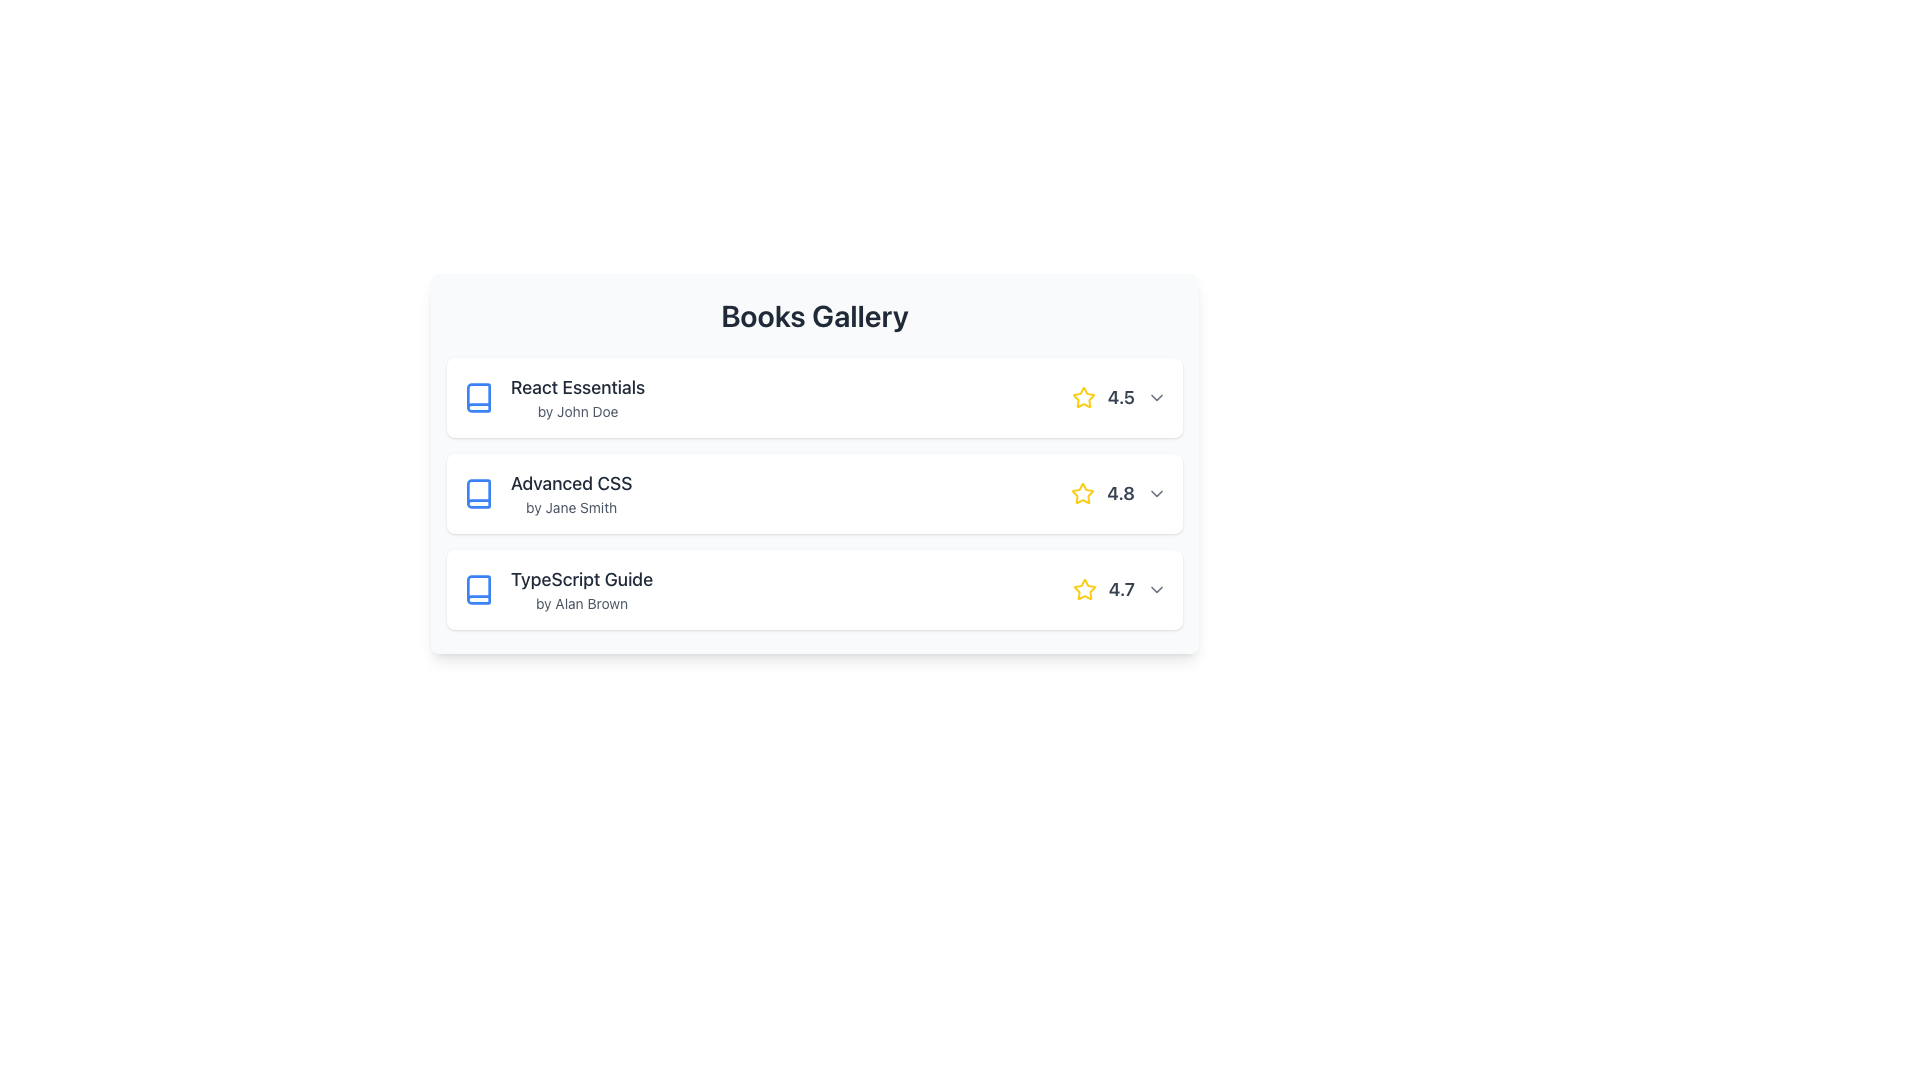 The image size is (1920, 1080). What do you see at coordinates (1083, 589) in the screenshot?
I see `SVG Star Symbol icon located in the third row of the item list, which serves as a visual indicator for a rating system, positioned to the left of the numeric rating text '4.7'` at bounding box center [1083, 589].